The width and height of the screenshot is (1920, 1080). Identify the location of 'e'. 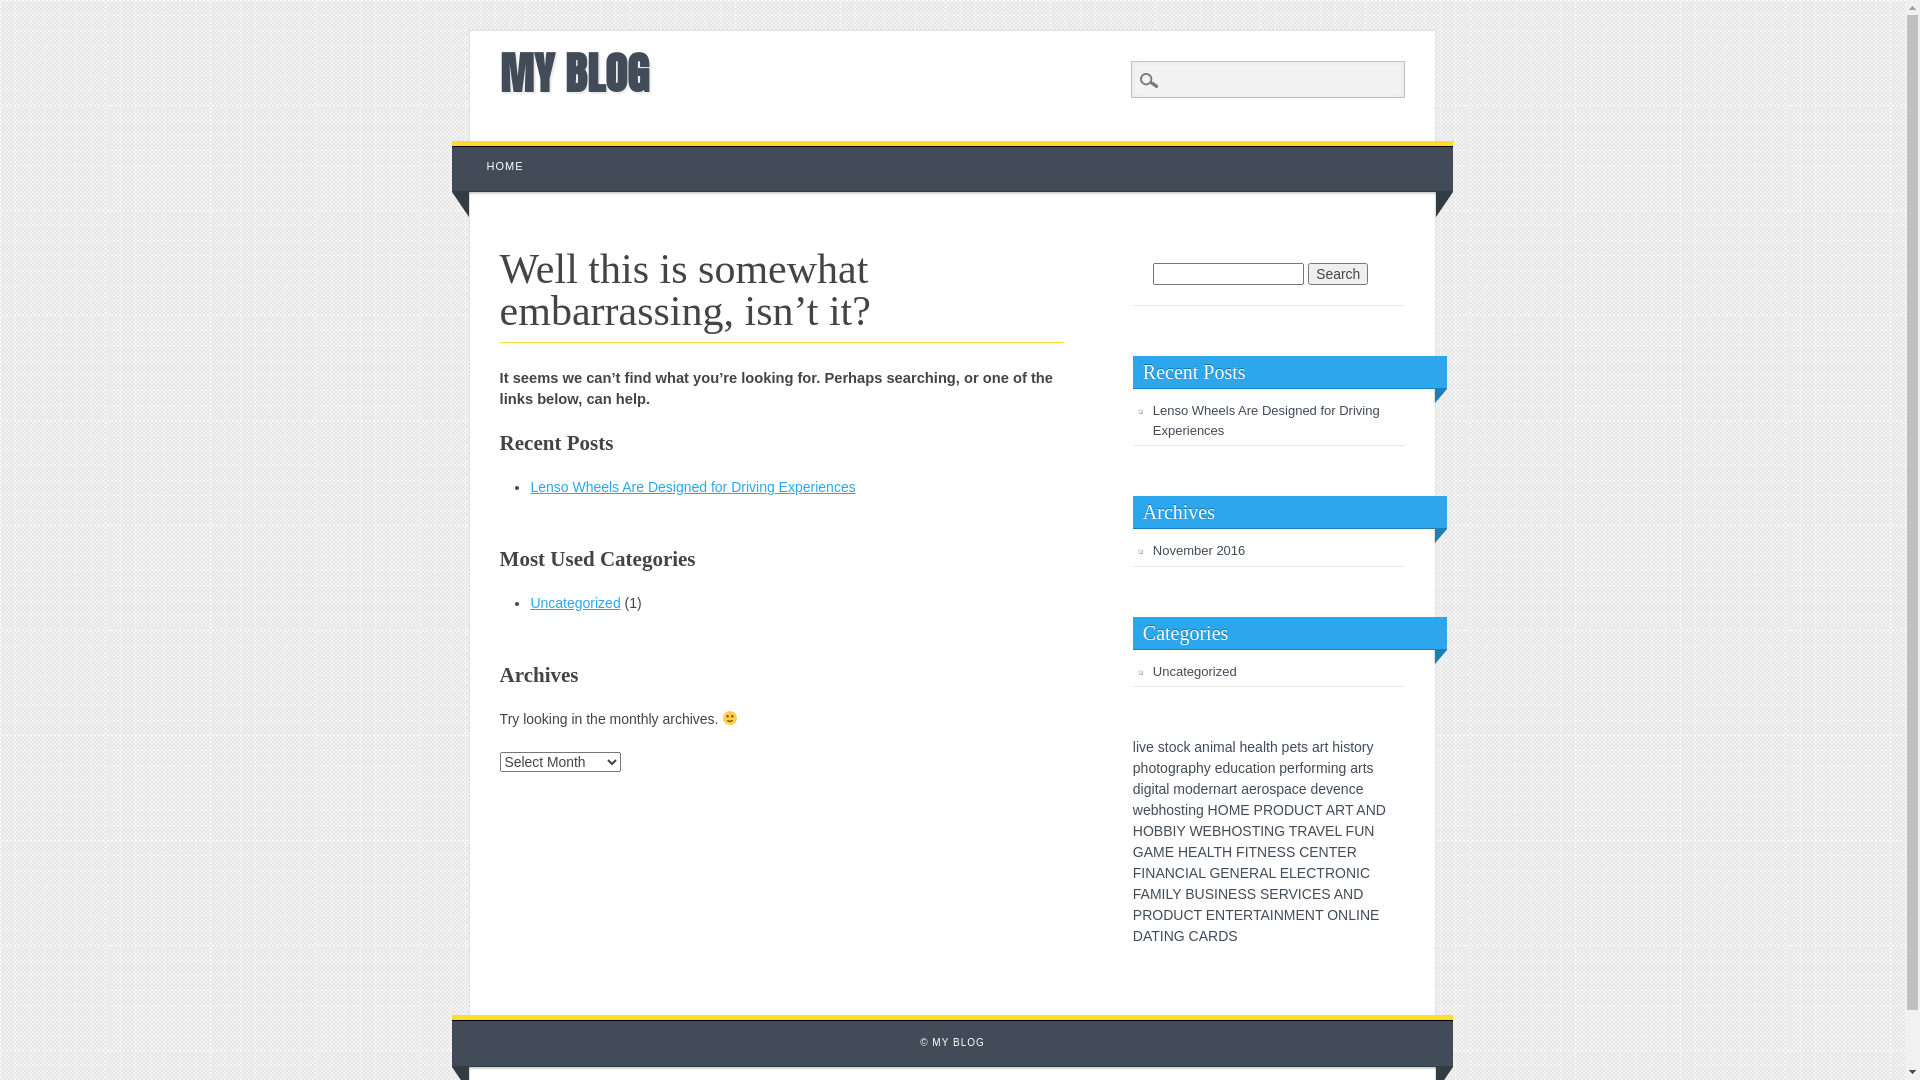
(1218, 766).